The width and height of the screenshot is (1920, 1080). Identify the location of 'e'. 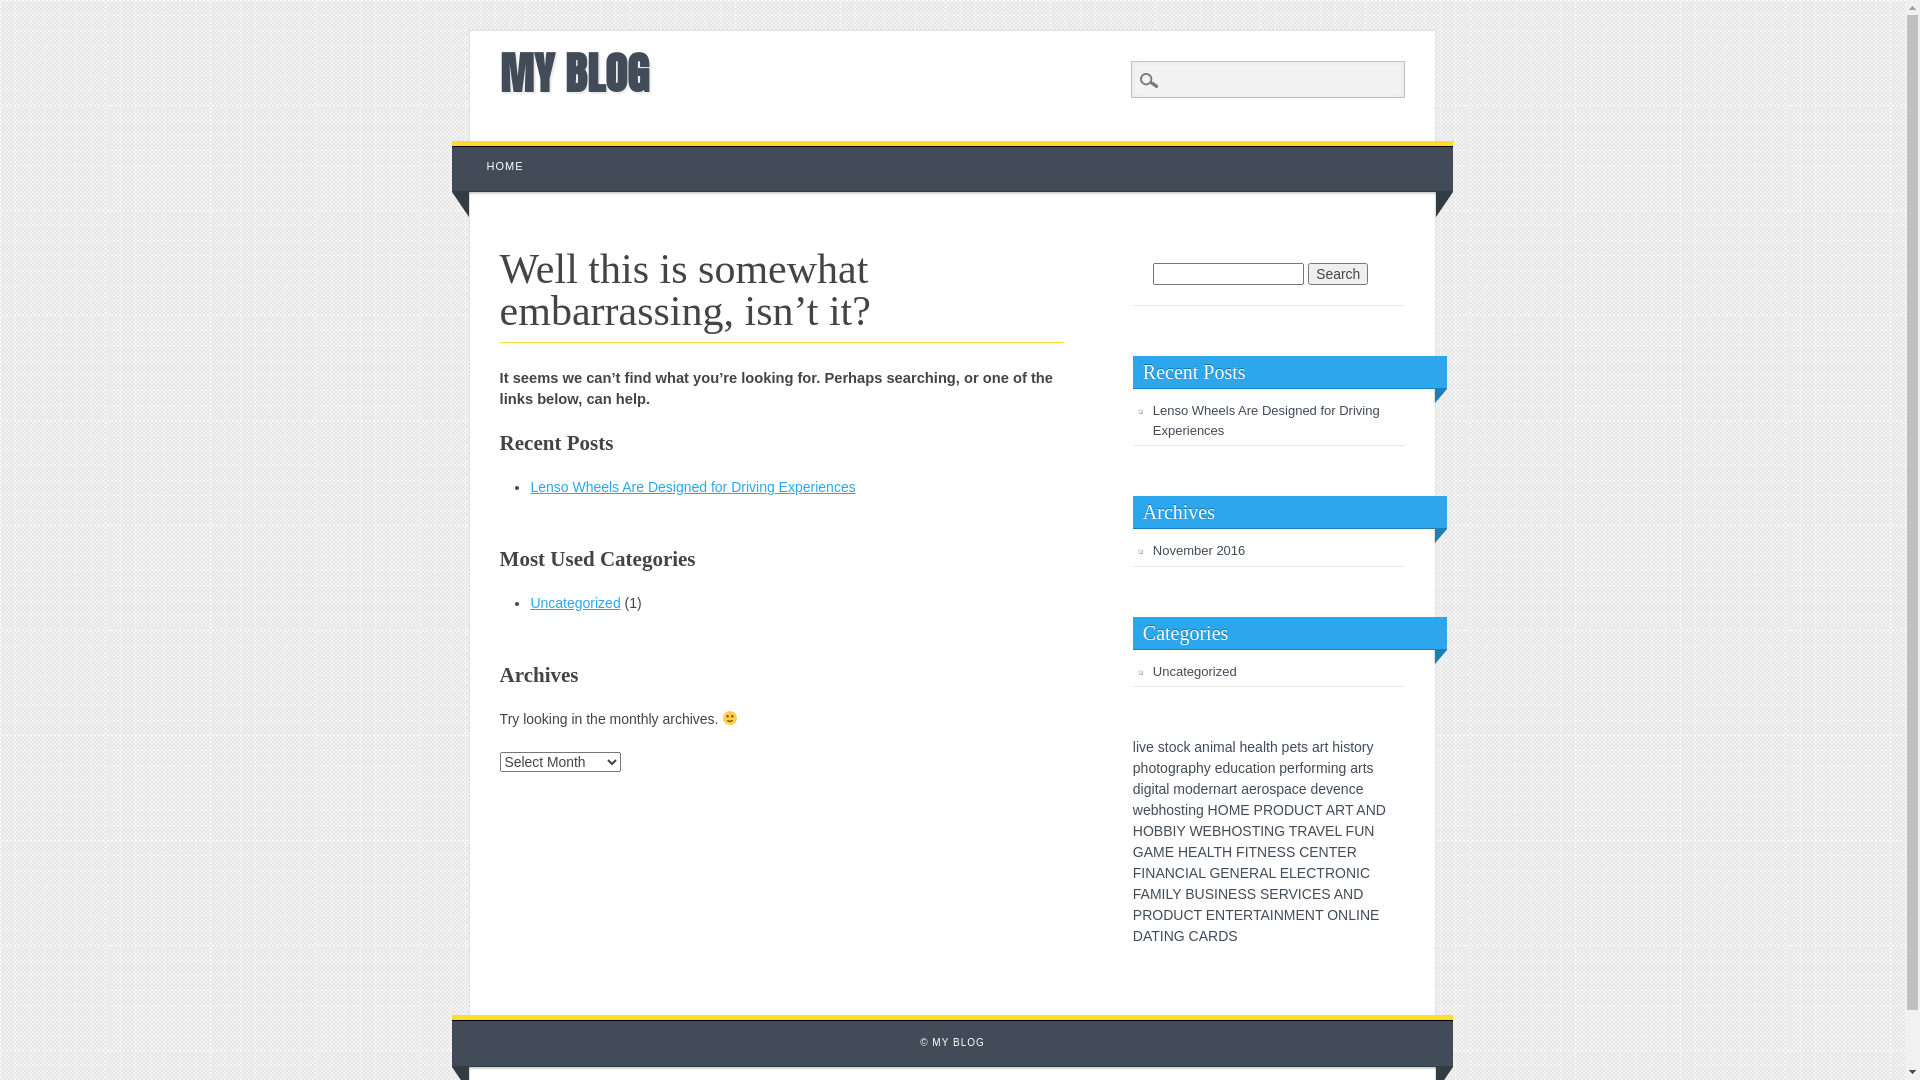
(1218, 766).